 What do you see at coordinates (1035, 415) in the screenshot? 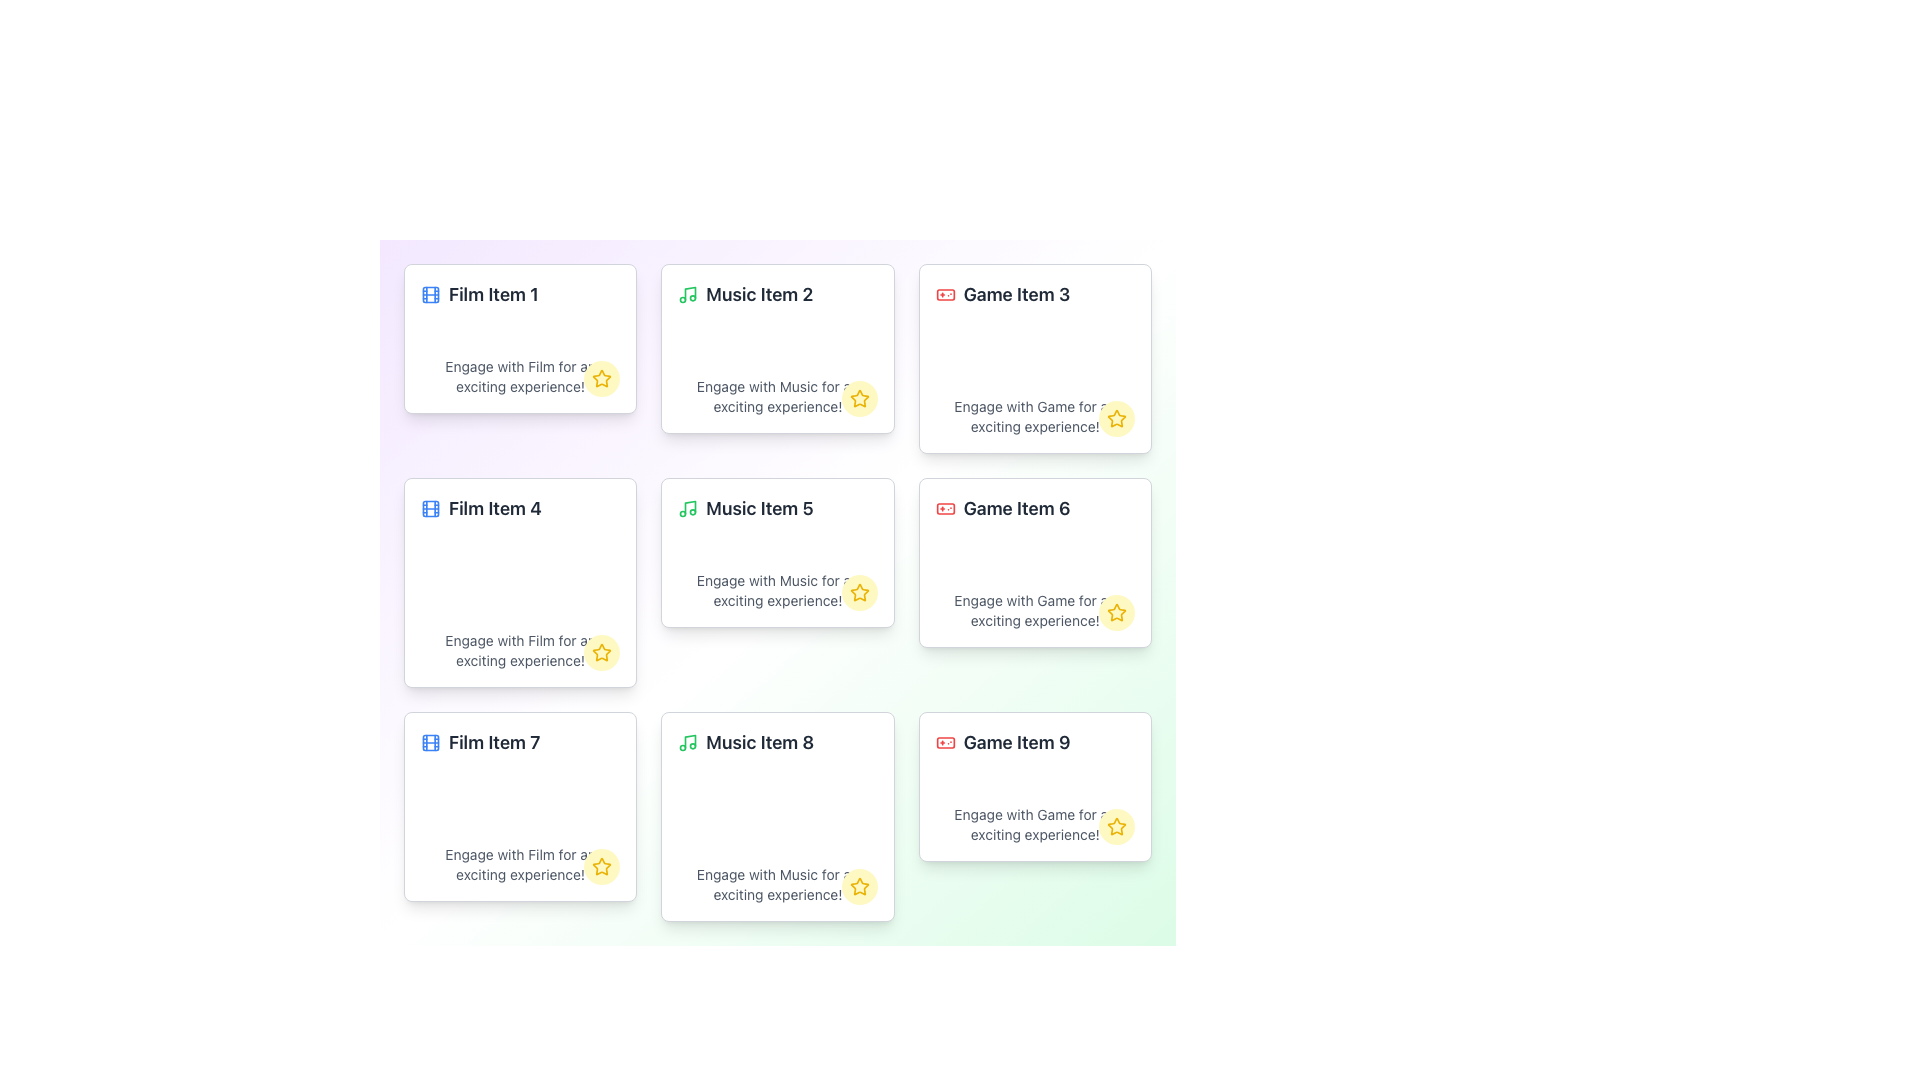
I see `the static text label that reads 'Engage with Game for an exciting experience!' located in the 'Game Item 3' card, positioned in the top right section of the grid layout` at bounding box center [1035, 415].